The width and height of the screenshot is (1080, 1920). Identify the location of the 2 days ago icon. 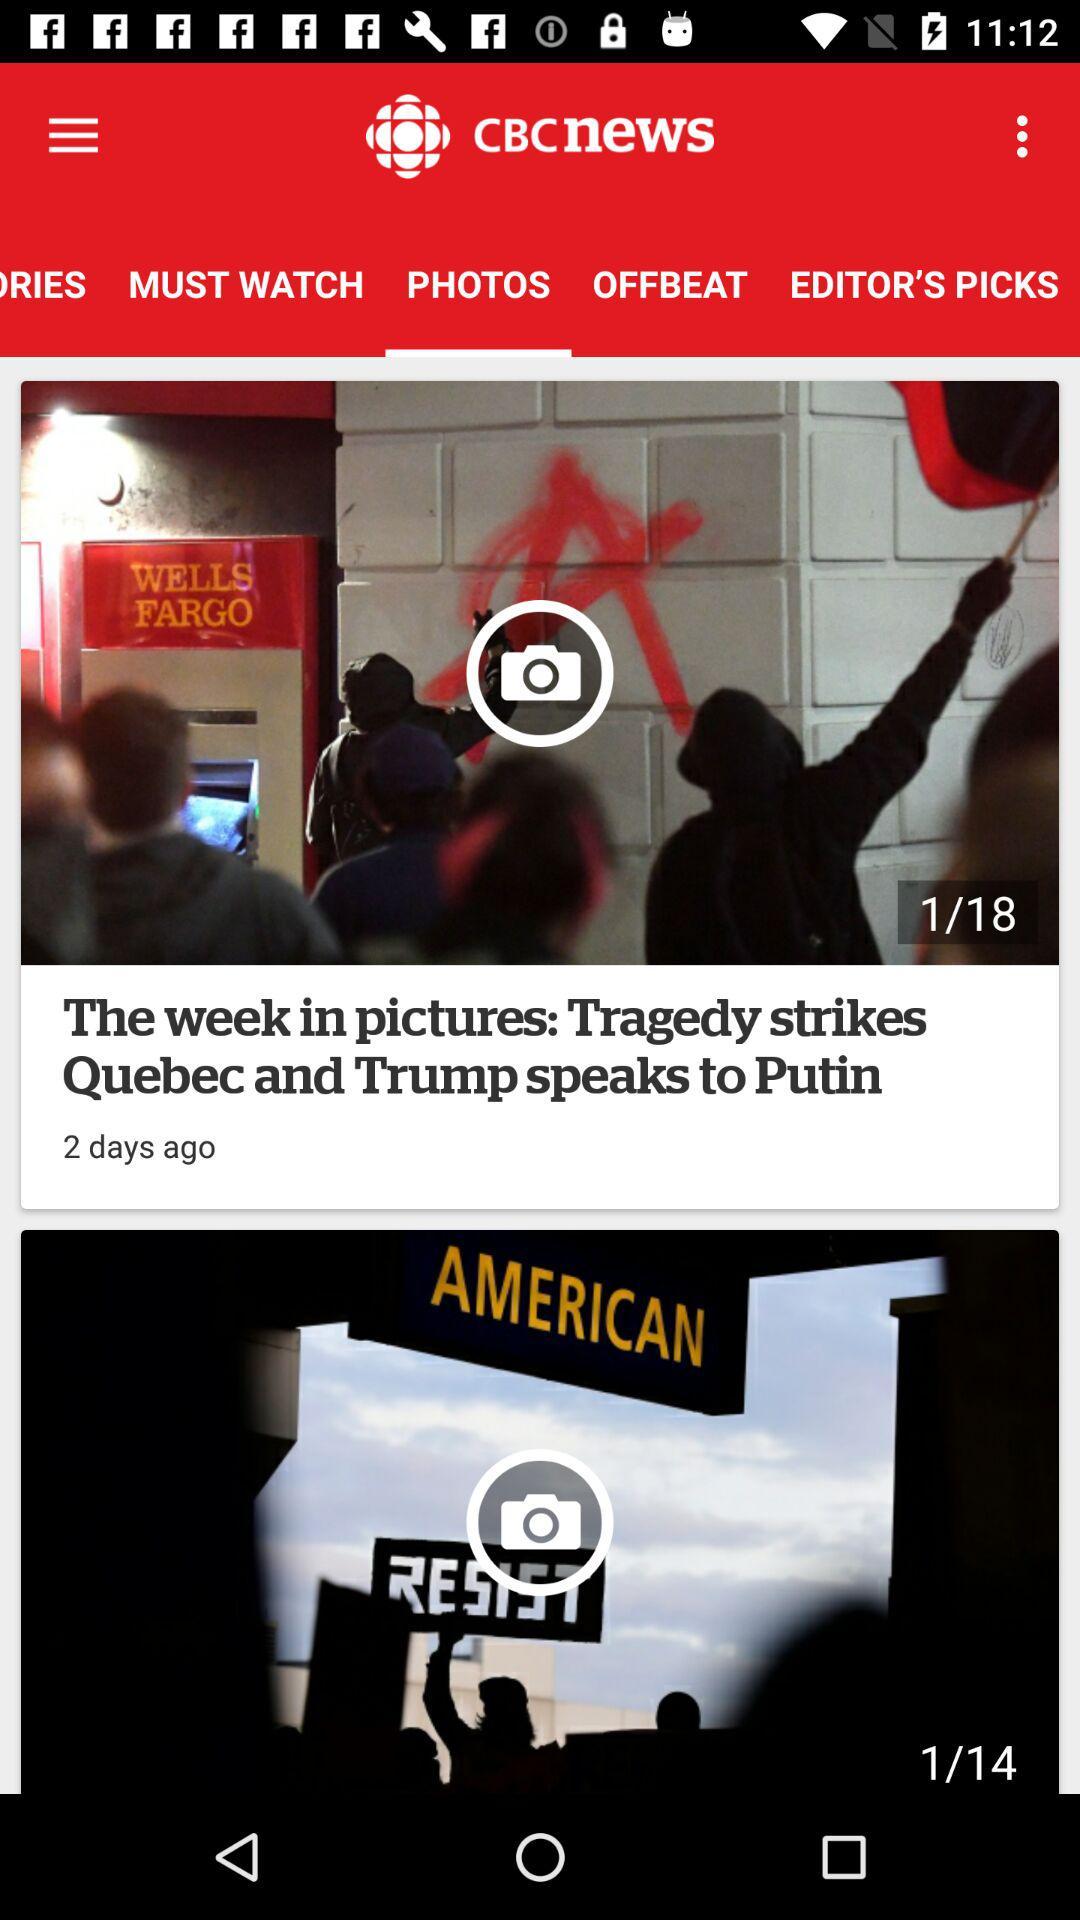
(138, 1135).